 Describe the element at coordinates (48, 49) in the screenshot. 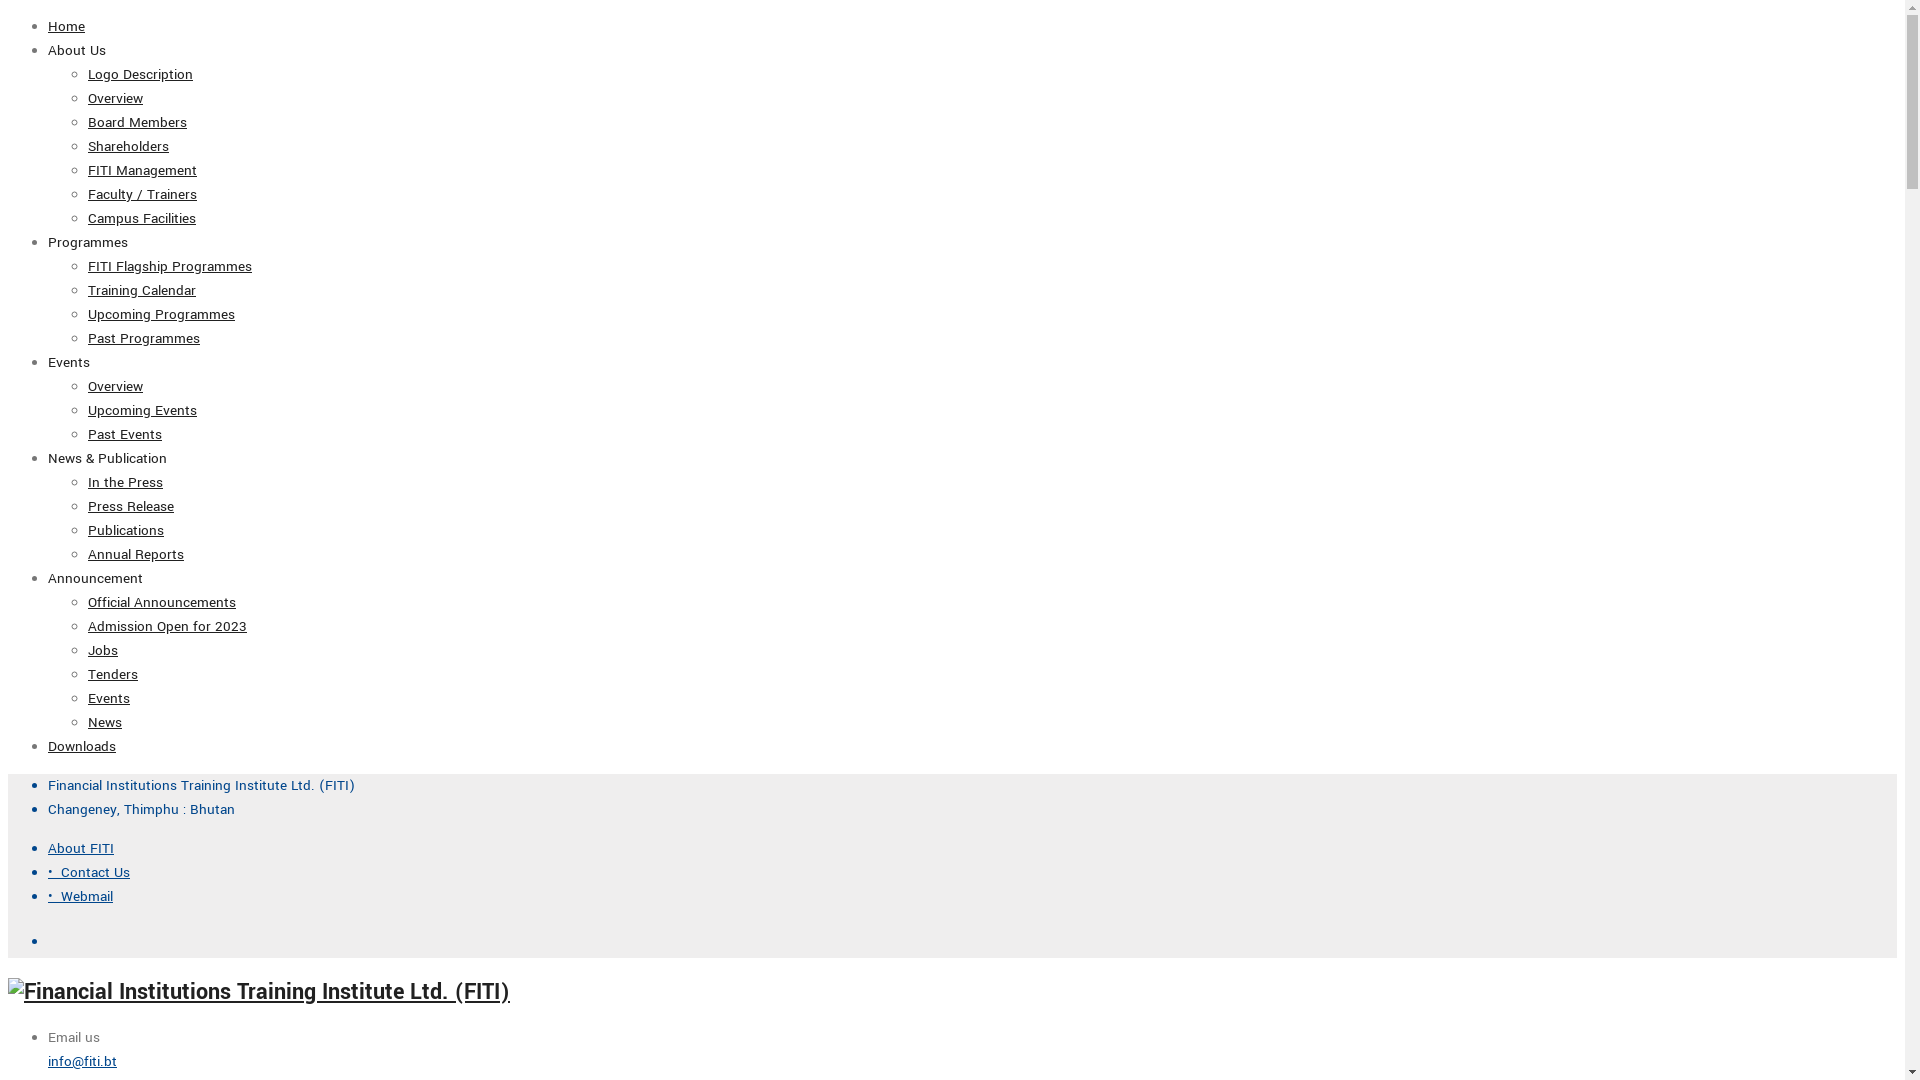

I see `'About Us'` at that location.